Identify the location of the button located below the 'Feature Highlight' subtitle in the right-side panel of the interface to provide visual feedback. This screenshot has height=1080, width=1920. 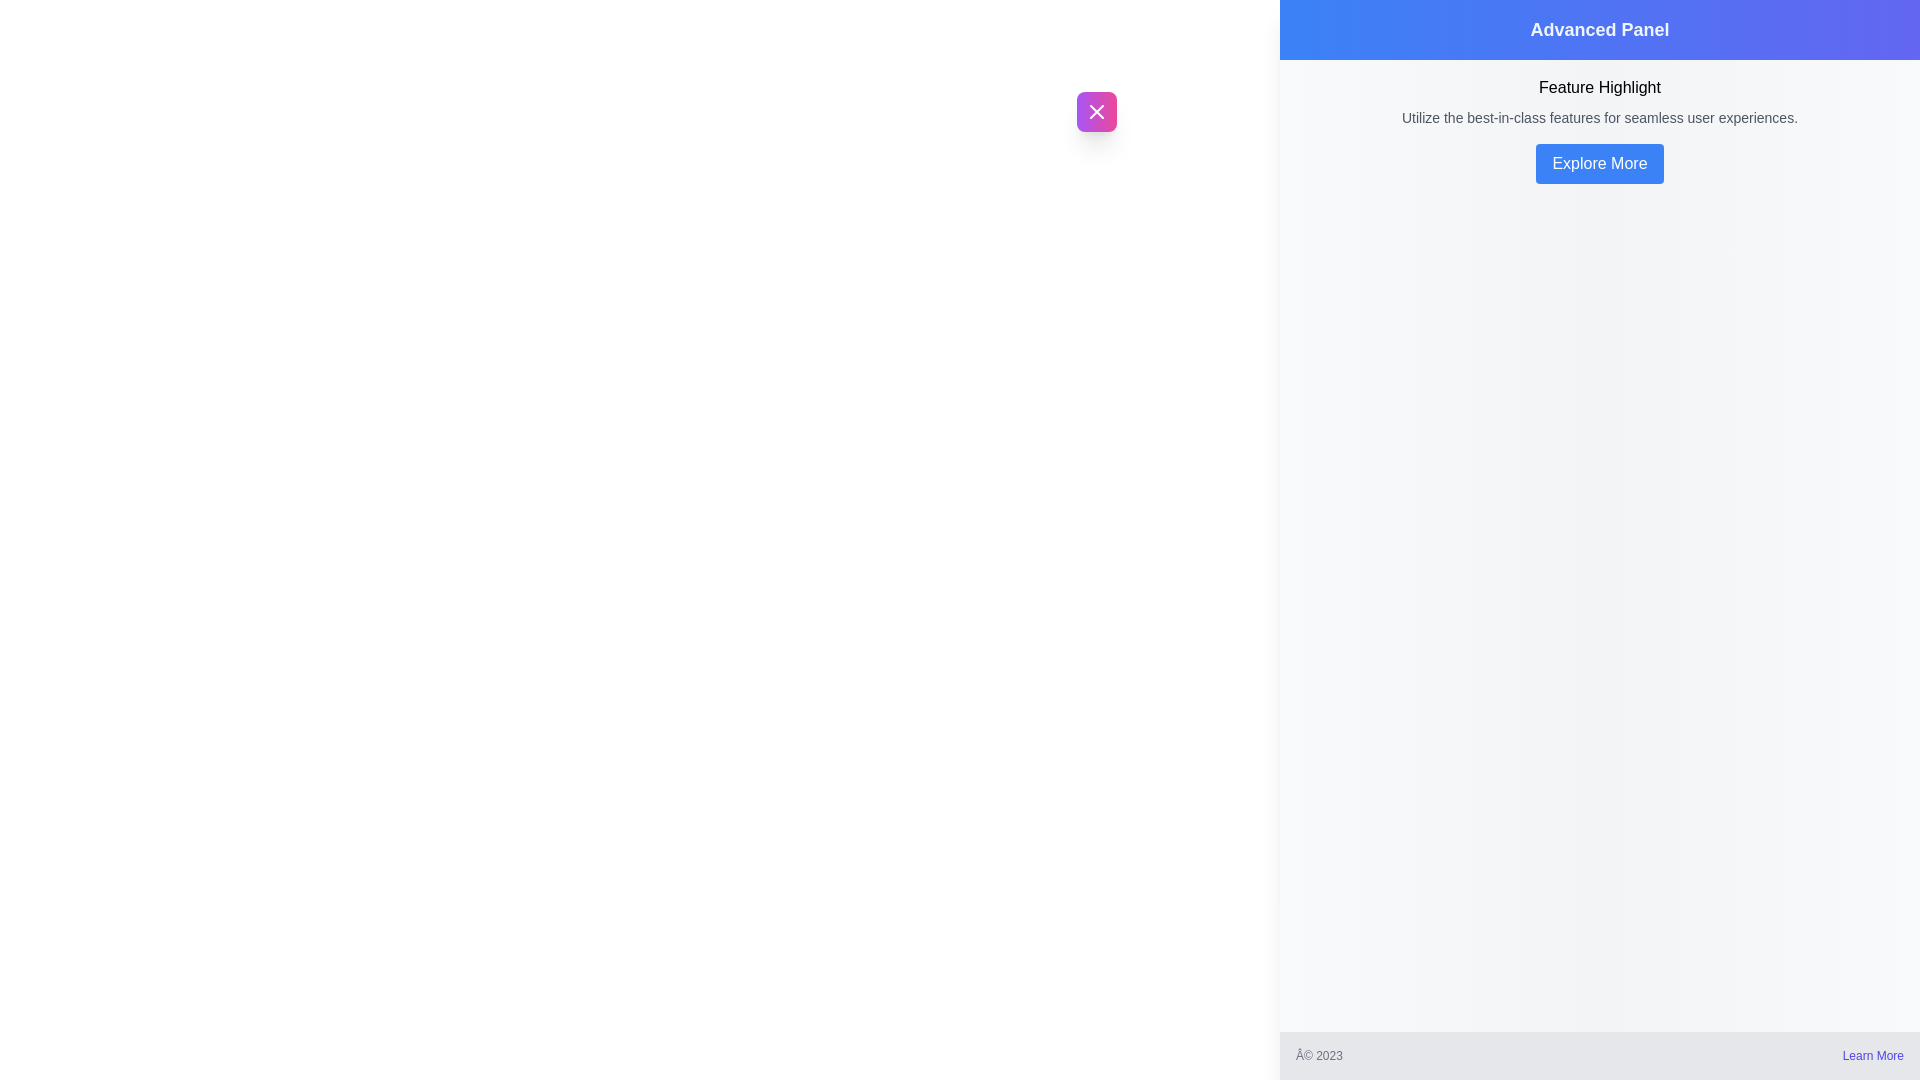
(1598, 163).